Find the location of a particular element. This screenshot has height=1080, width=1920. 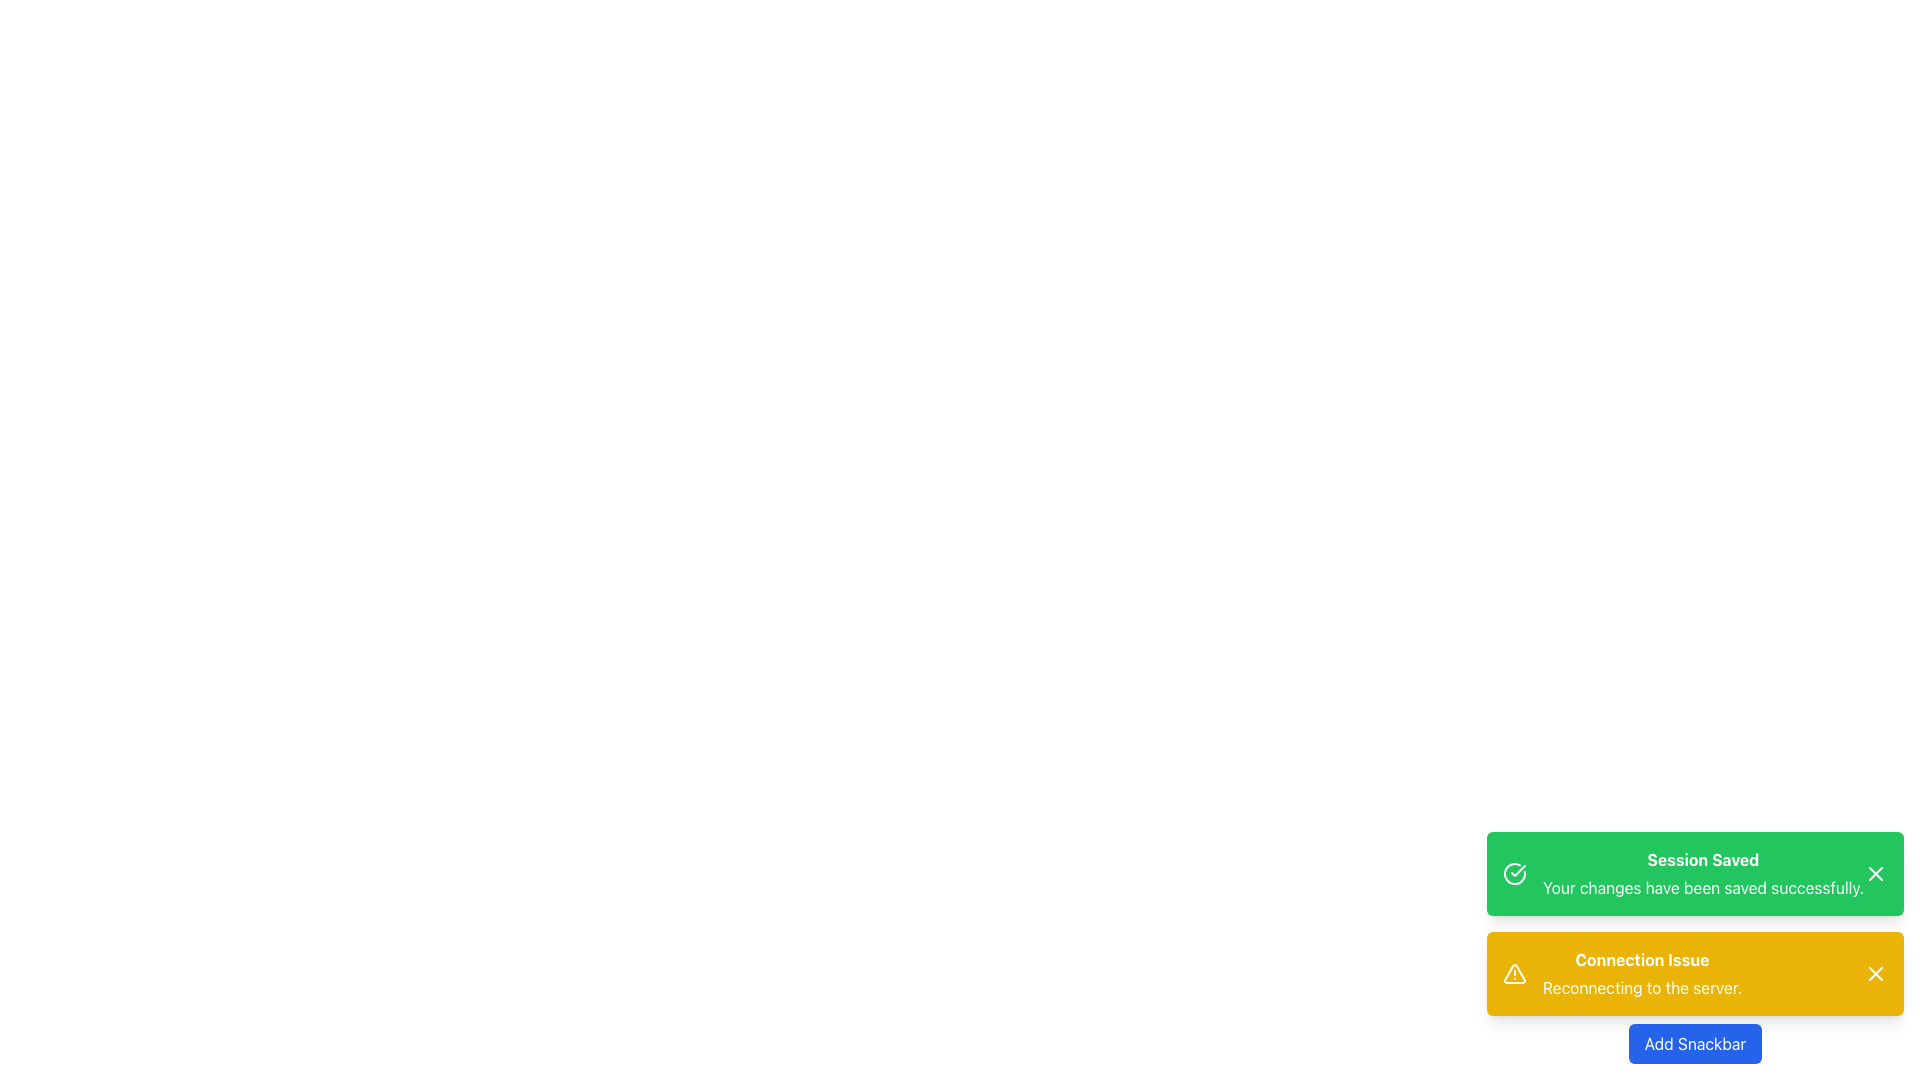

text 'Reconnecting to the server.' displayed in the yellow notification banner below the title 'Connection Issue' is located at coordinates (1642, 986).